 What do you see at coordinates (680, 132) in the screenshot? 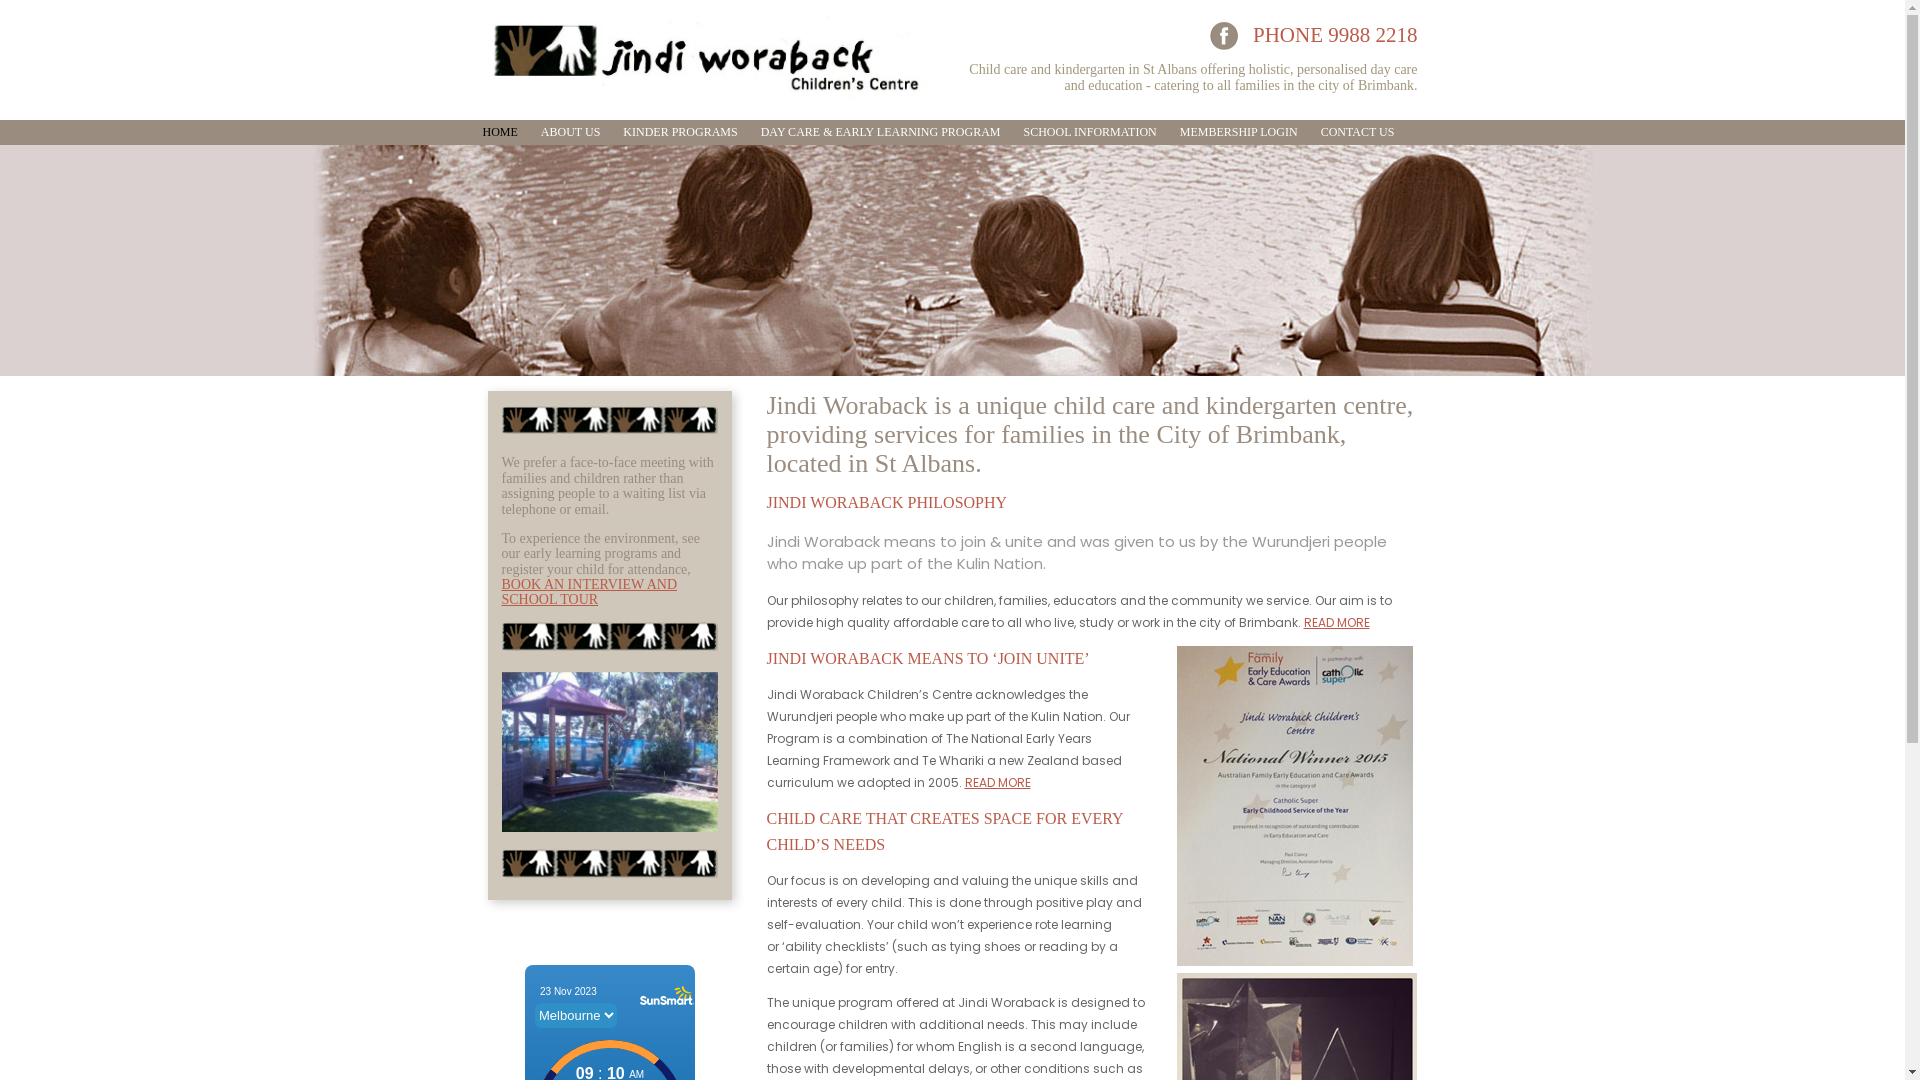
I see `'KINDER PROGRAMS'` at bounding box center [680, 132].